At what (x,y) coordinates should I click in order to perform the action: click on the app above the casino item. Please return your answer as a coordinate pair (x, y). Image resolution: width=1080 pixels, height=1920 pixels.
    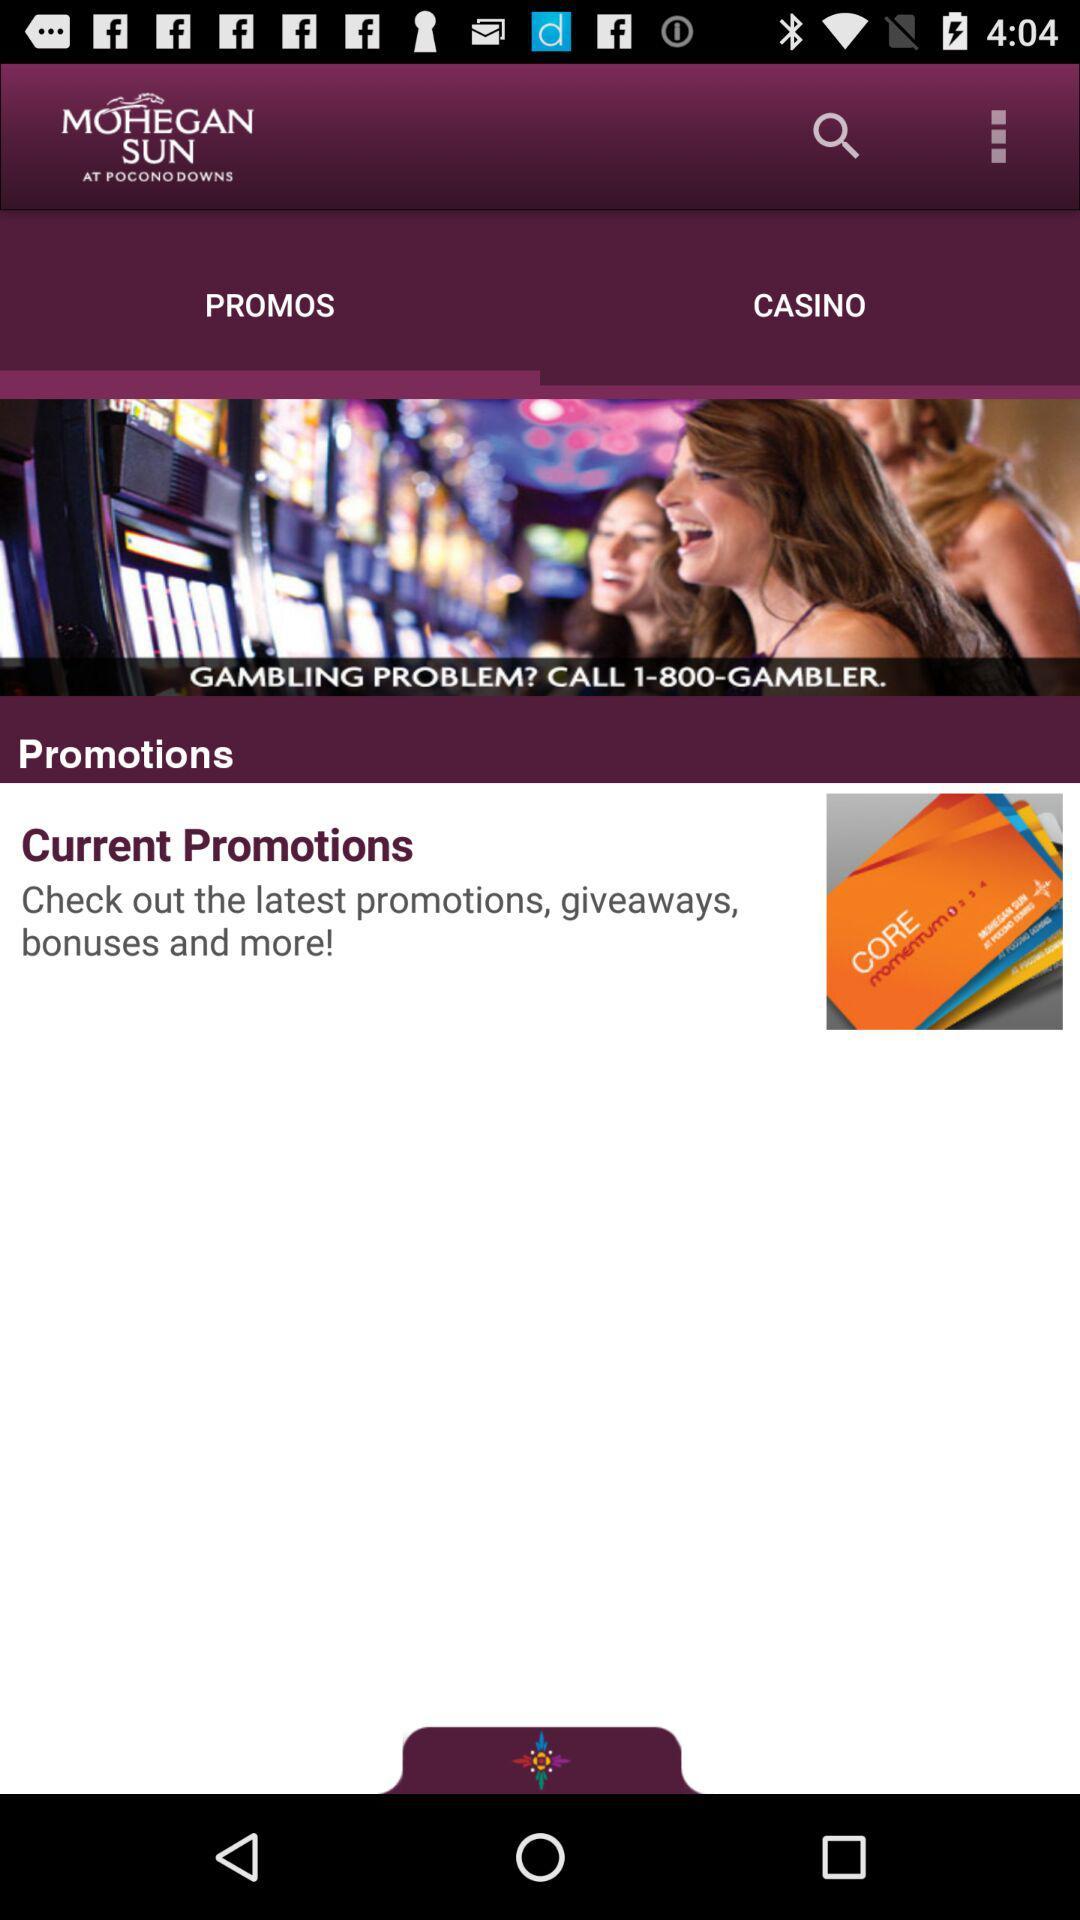
    Looking at the image, I should click on (837, 135).